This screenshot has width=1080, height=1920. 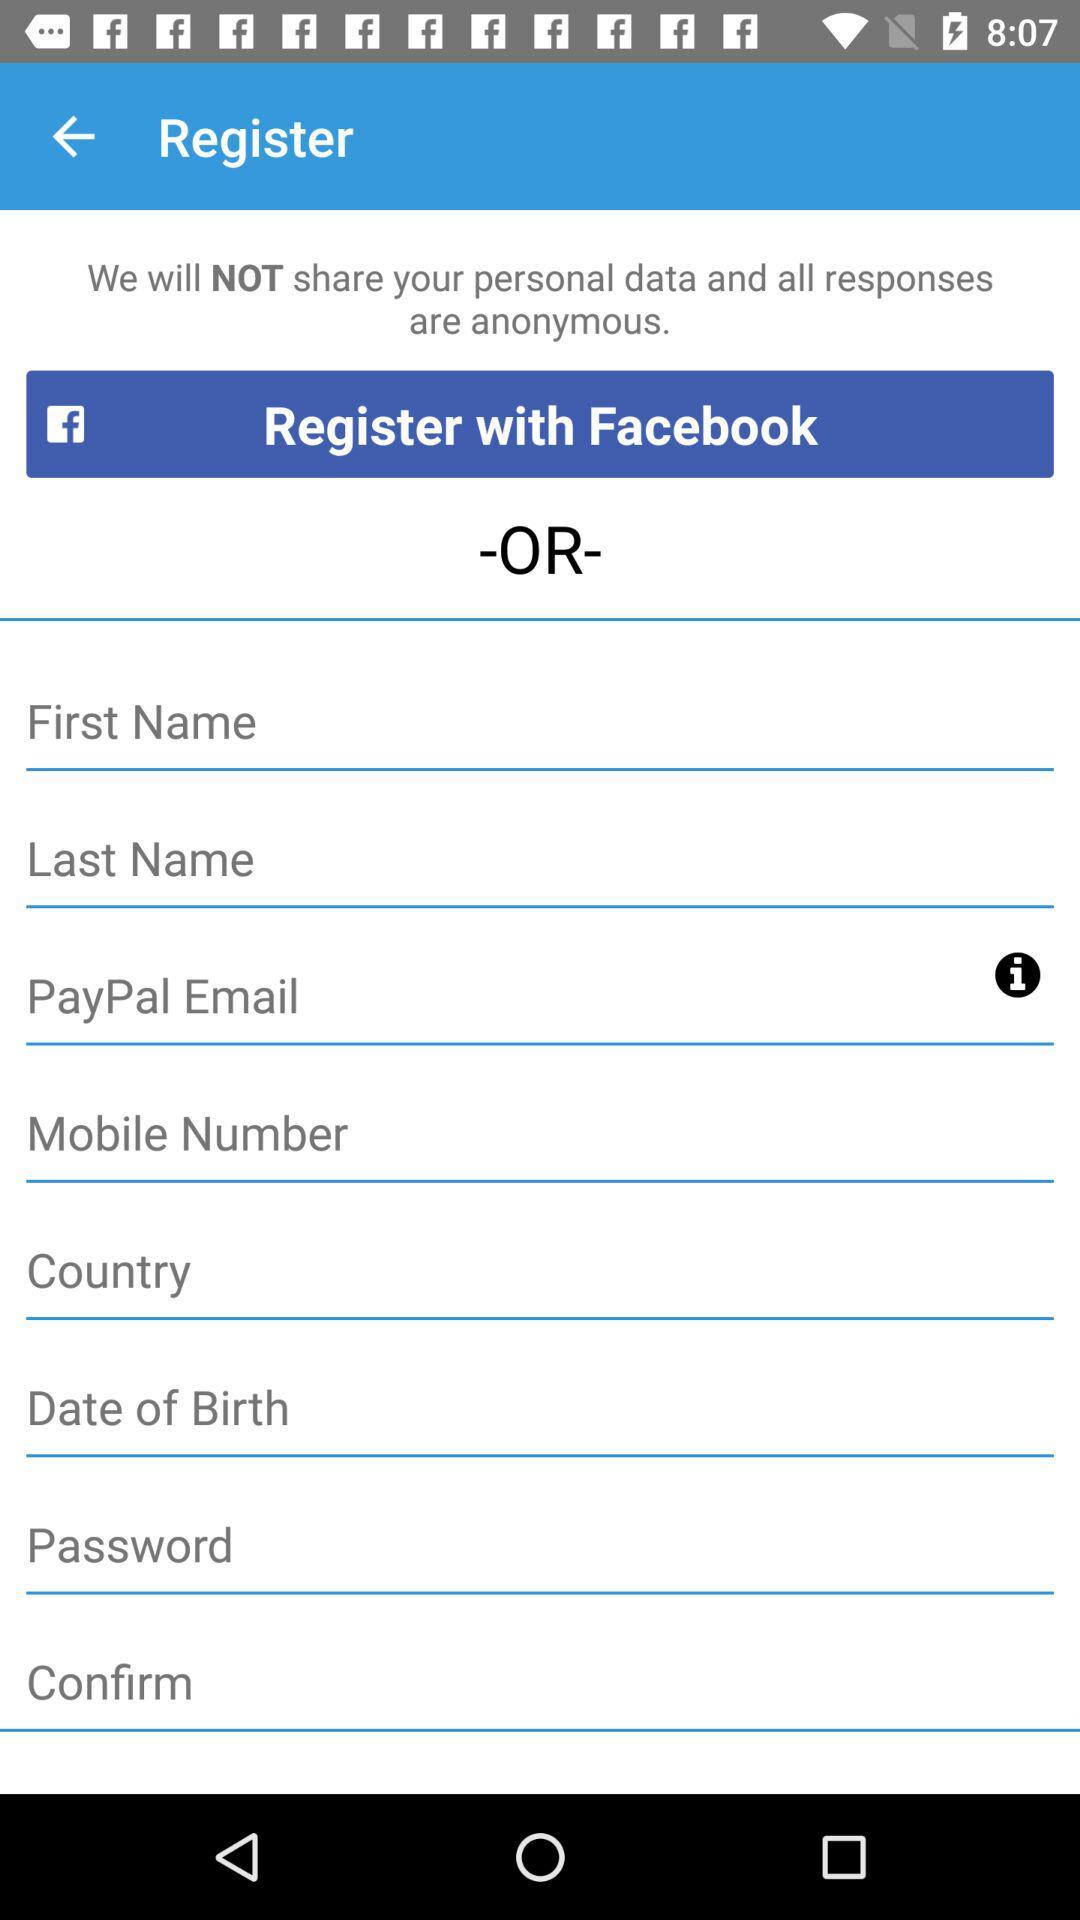 I want to click on paypal email, so click(x=503, y=997).